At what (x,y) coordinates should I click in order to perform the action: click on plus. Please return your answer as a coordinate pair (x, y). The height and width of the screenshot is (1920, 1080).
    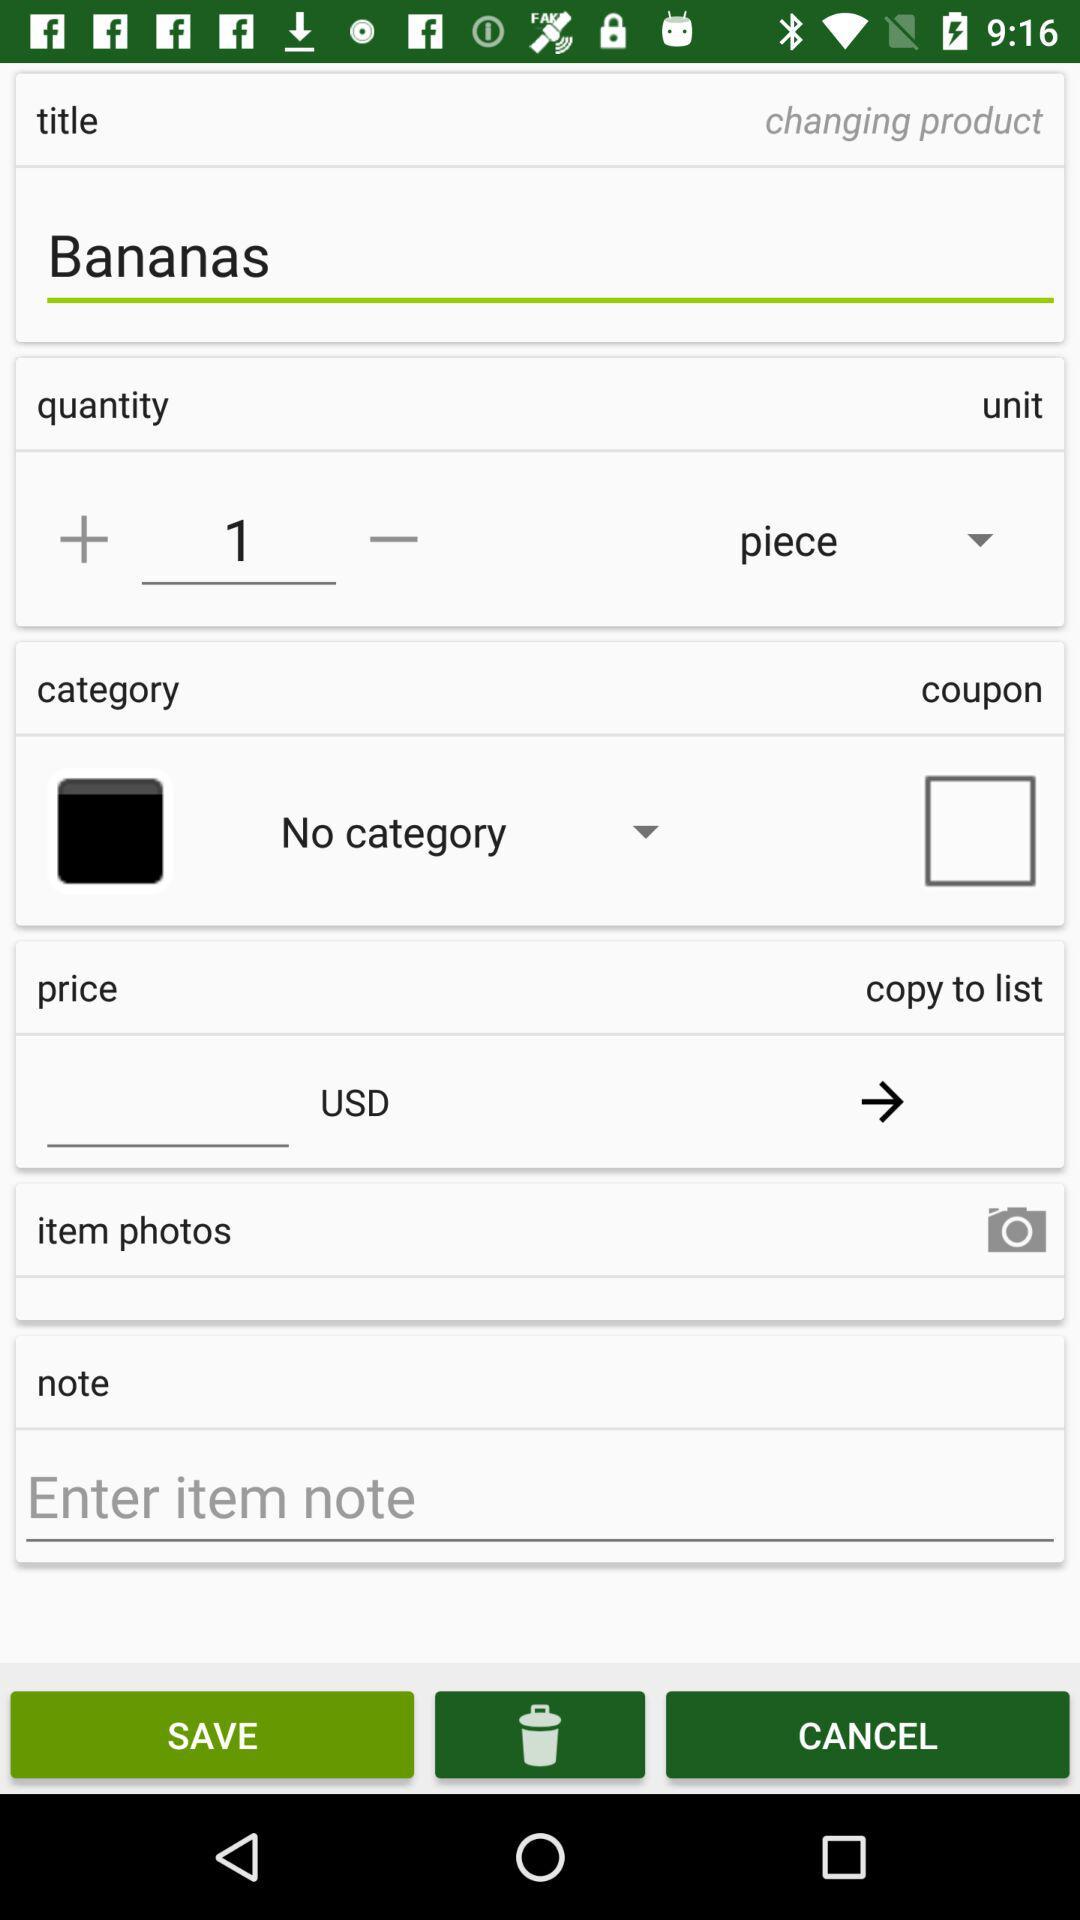
    Looking at the image, I should click on (83, 539).